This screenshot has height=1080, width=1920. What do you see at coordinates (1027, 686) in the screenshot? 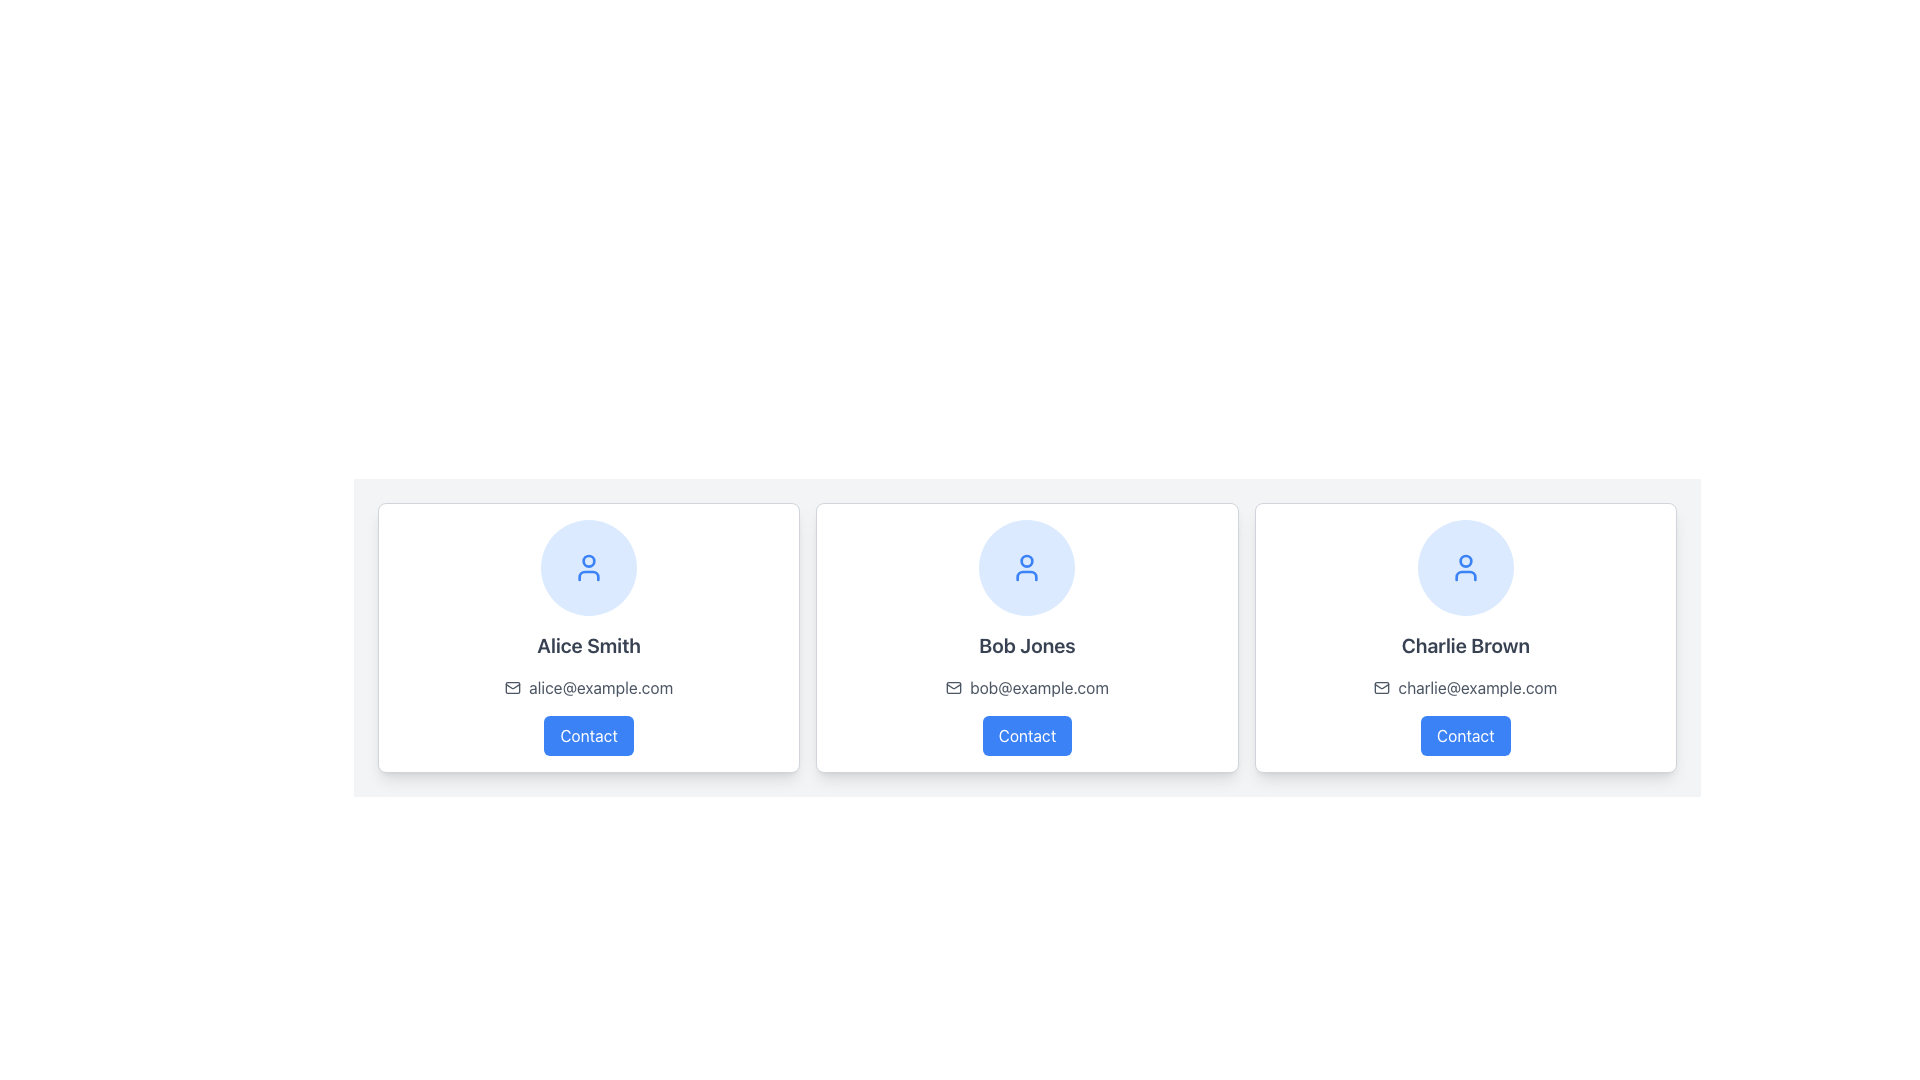
I see `the email address 'bob@example.com' of 'Bob Jones' for copying, which is positioned below the name in the profile card and above the 'Contact' button` at bounding box center [1027, 686].